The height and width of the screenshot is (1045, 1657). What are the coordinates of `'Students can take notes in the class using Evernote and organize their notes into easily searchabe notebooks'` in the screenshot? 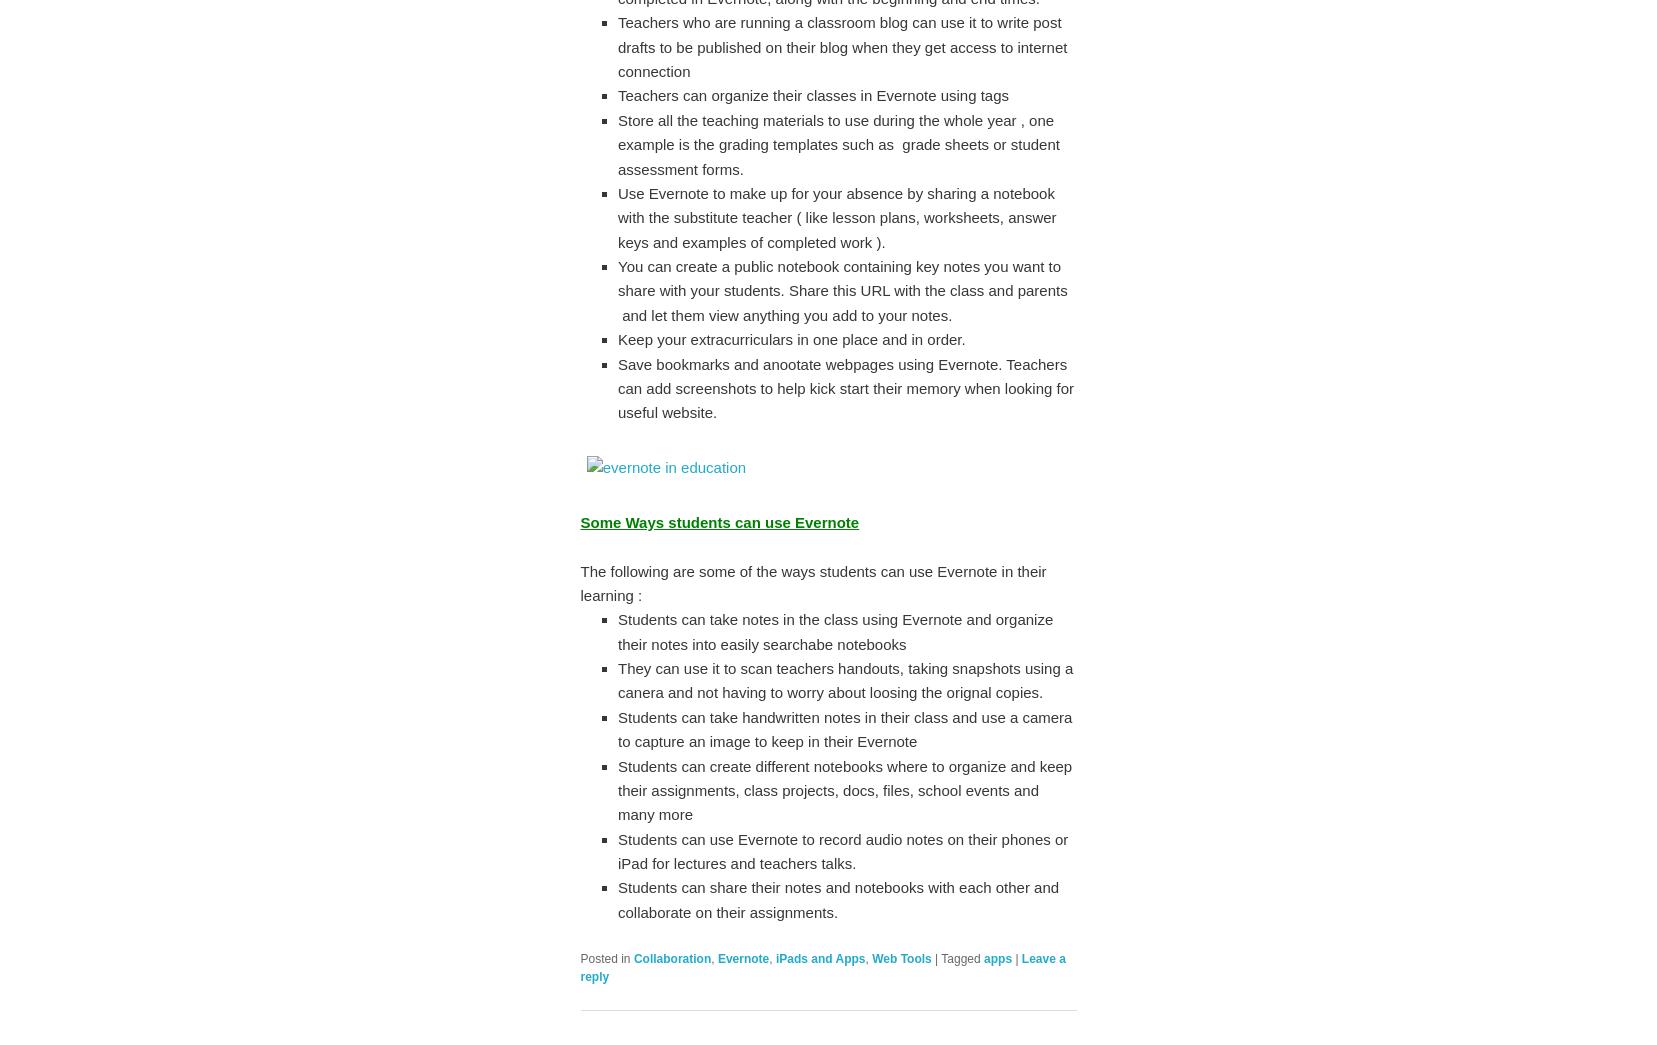 It's located at (835, 630).